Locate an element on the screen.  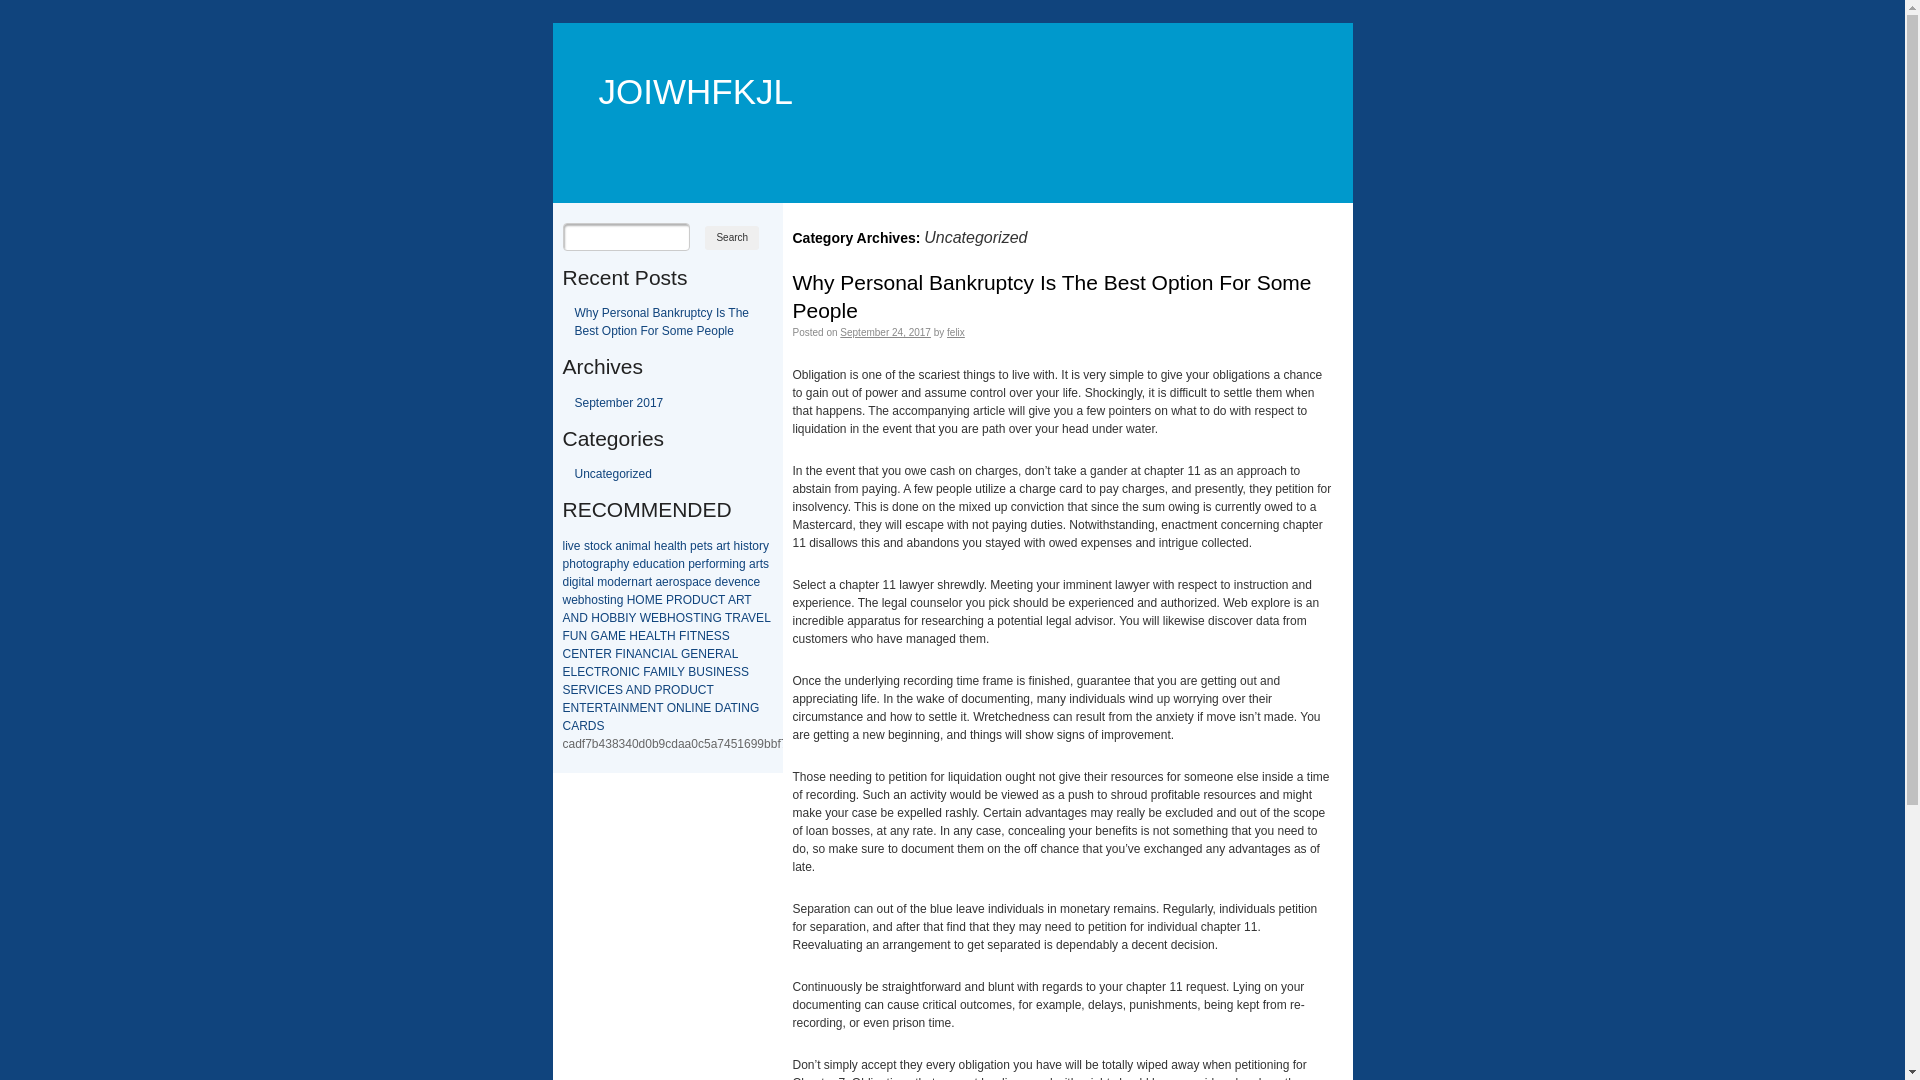
'n' is located at coordinates (624, 546).